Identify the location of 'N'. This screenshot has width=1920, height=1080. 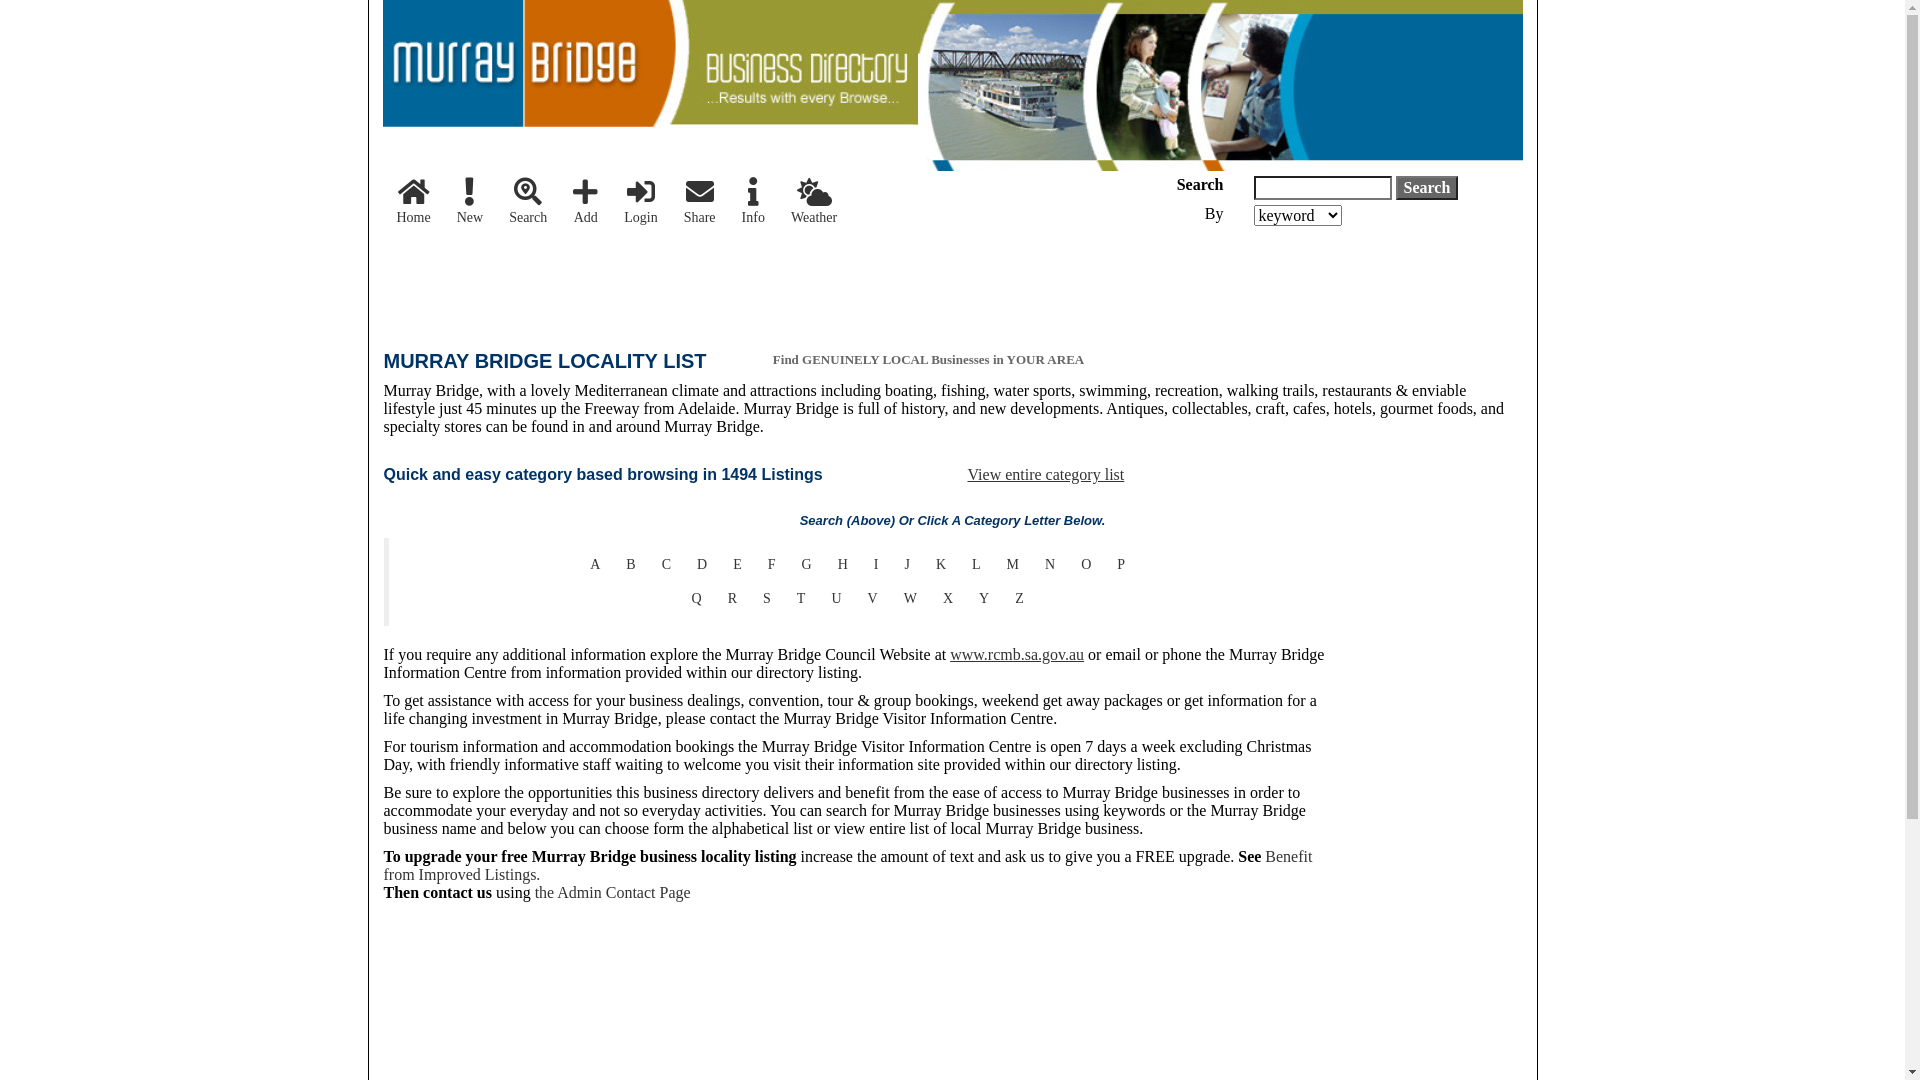
(1049, 564).